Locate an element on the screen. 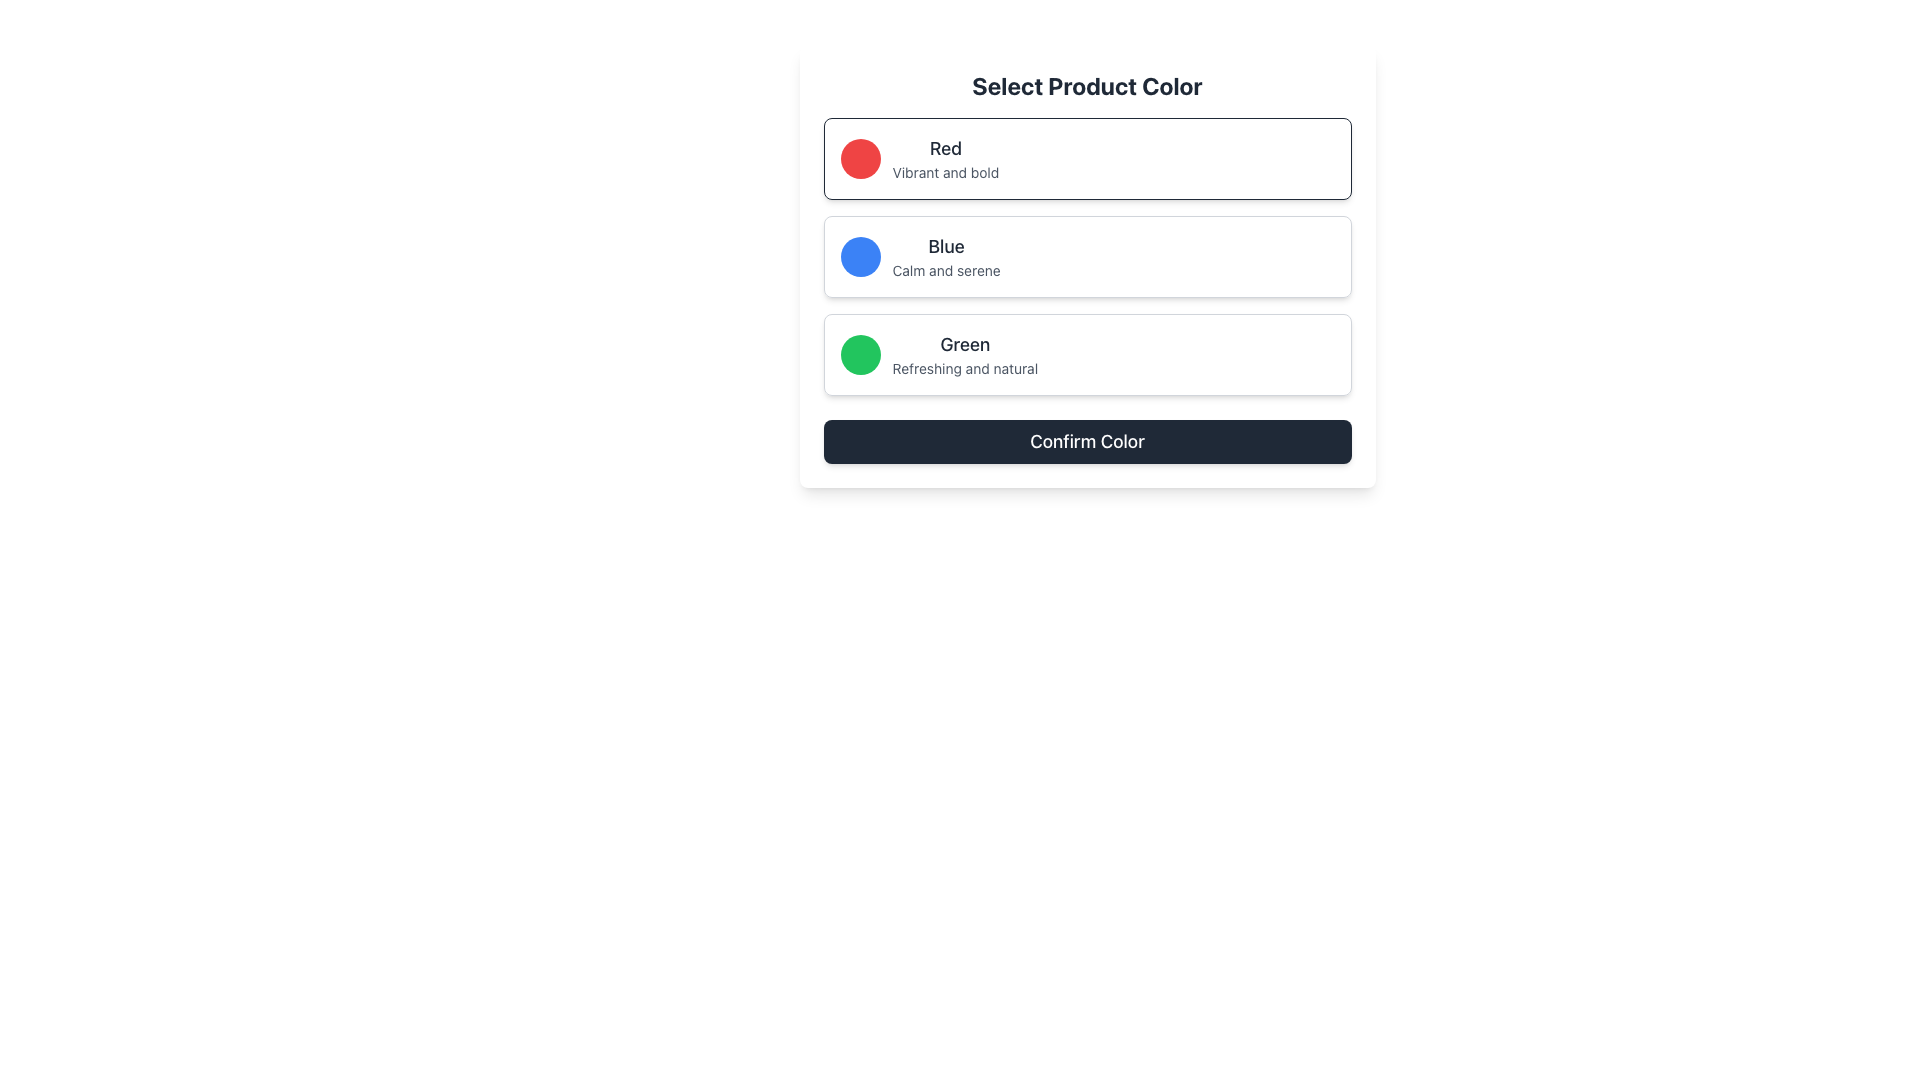 The height and width of the screenshot is (1080, 1920). the large, bold text label that reads 'Select Product Color', which is prominently positioned at the top of the product selection interface is located at coordinates (1086, 84).